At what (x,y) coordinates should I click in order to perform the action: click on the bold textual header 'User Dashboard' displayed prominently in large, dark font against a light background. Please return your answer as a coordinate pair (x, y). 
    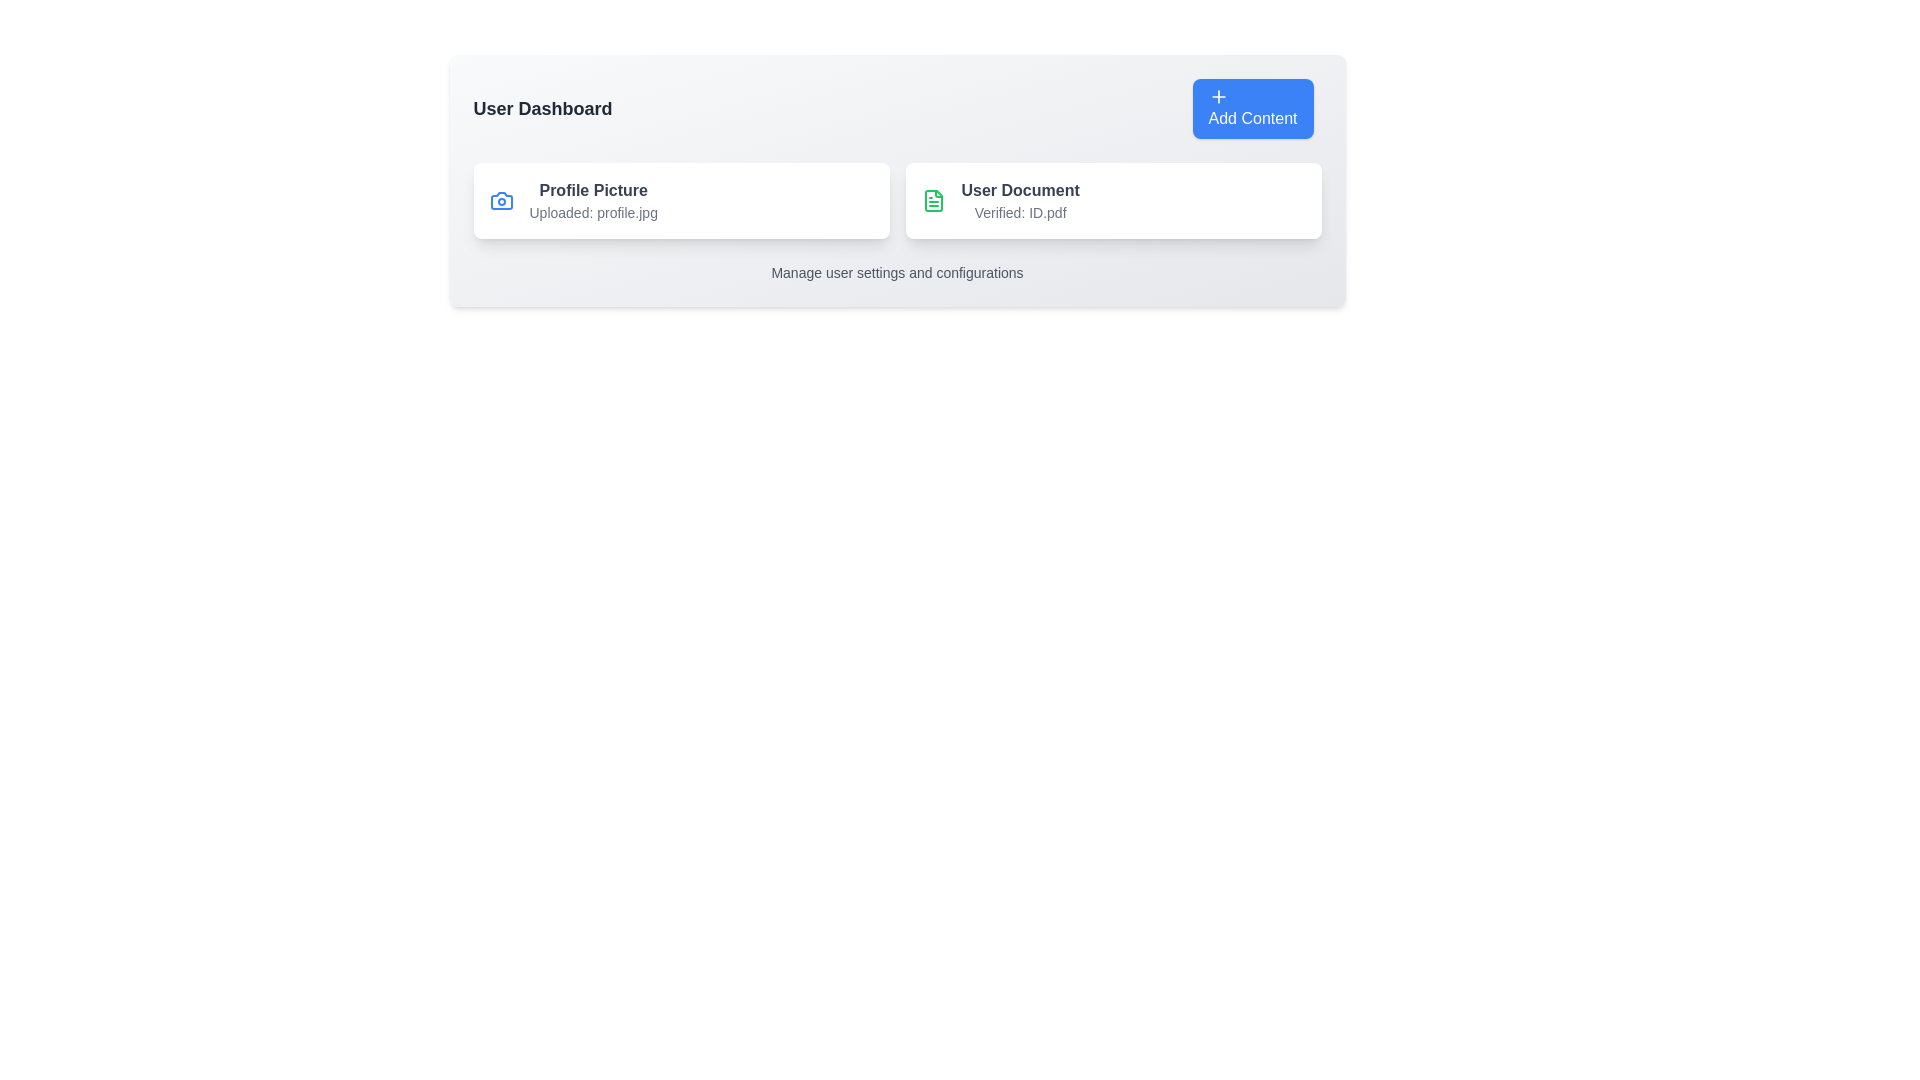
    Looking at the image, I should click on (542, 108).